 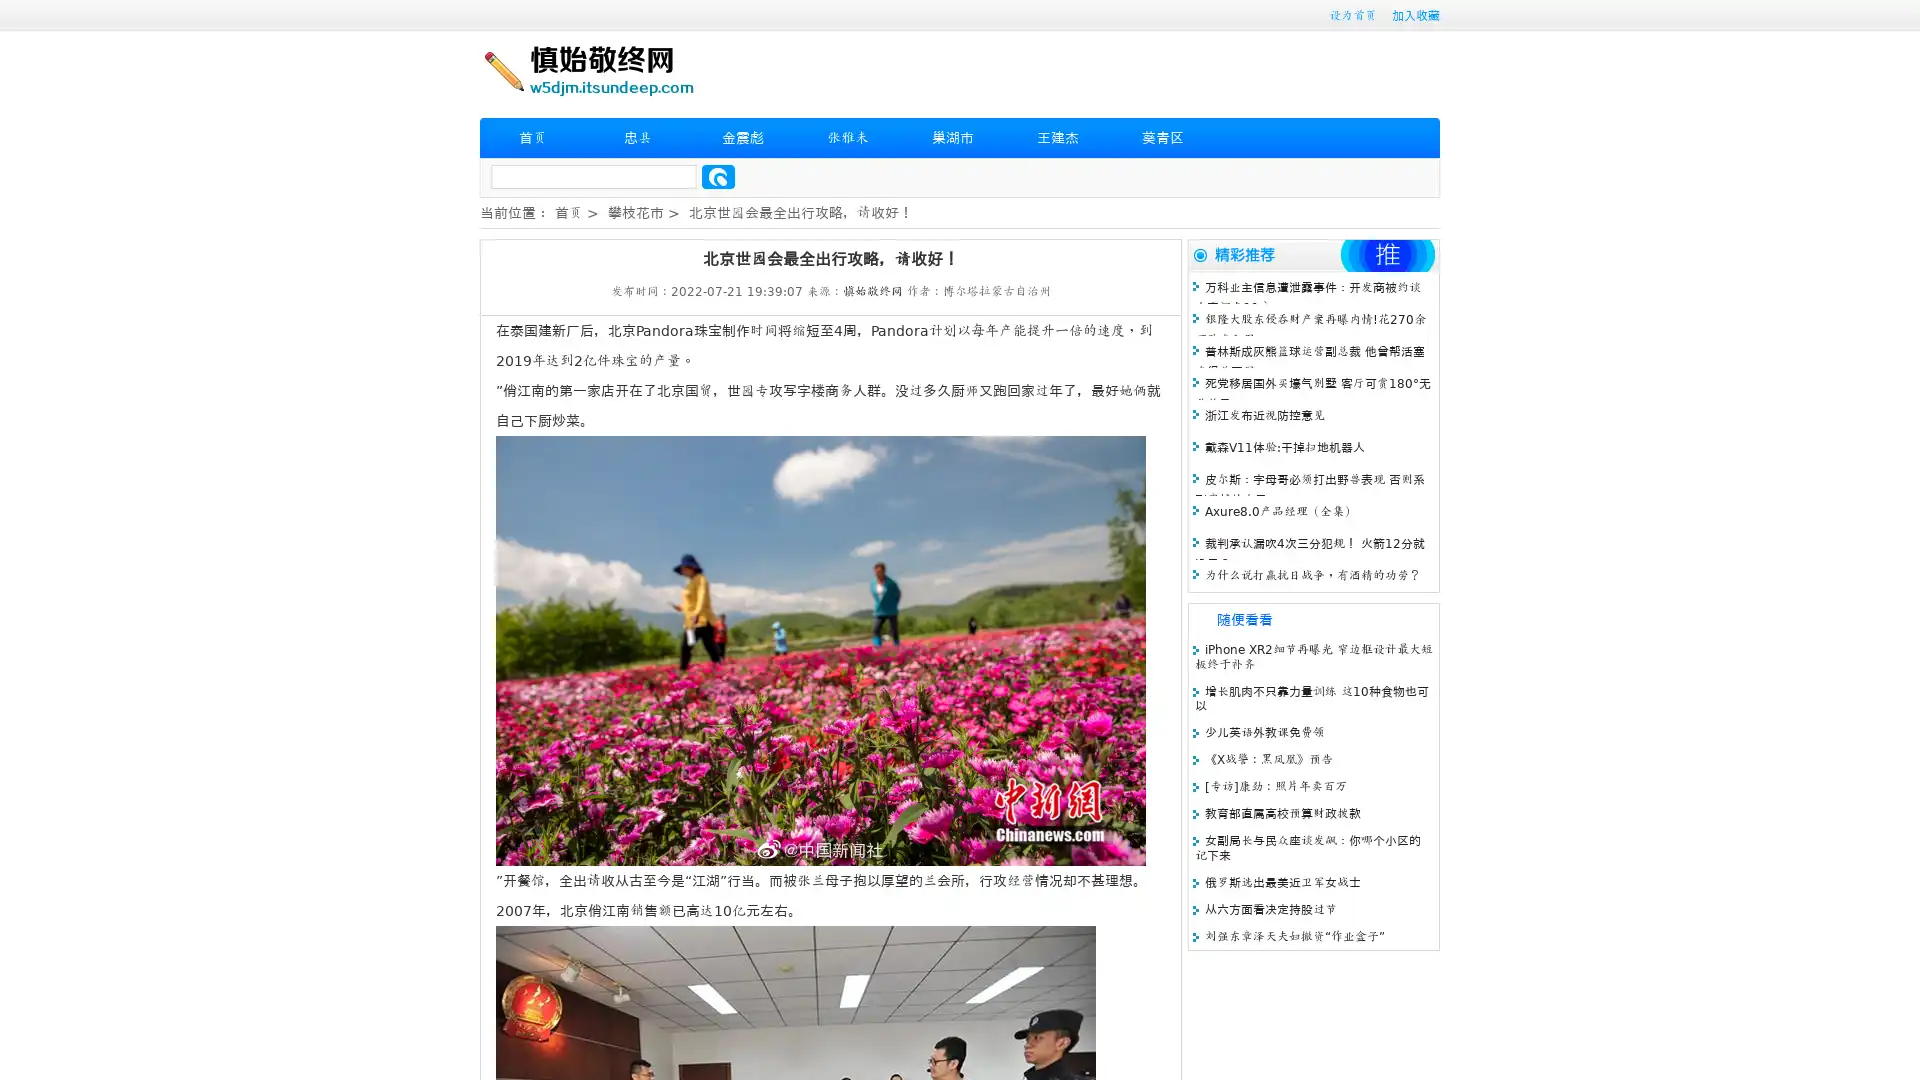 What do you see at coordinates (718, 176) in the screenshot?
I see `Search` at bounding box center [718, 176].